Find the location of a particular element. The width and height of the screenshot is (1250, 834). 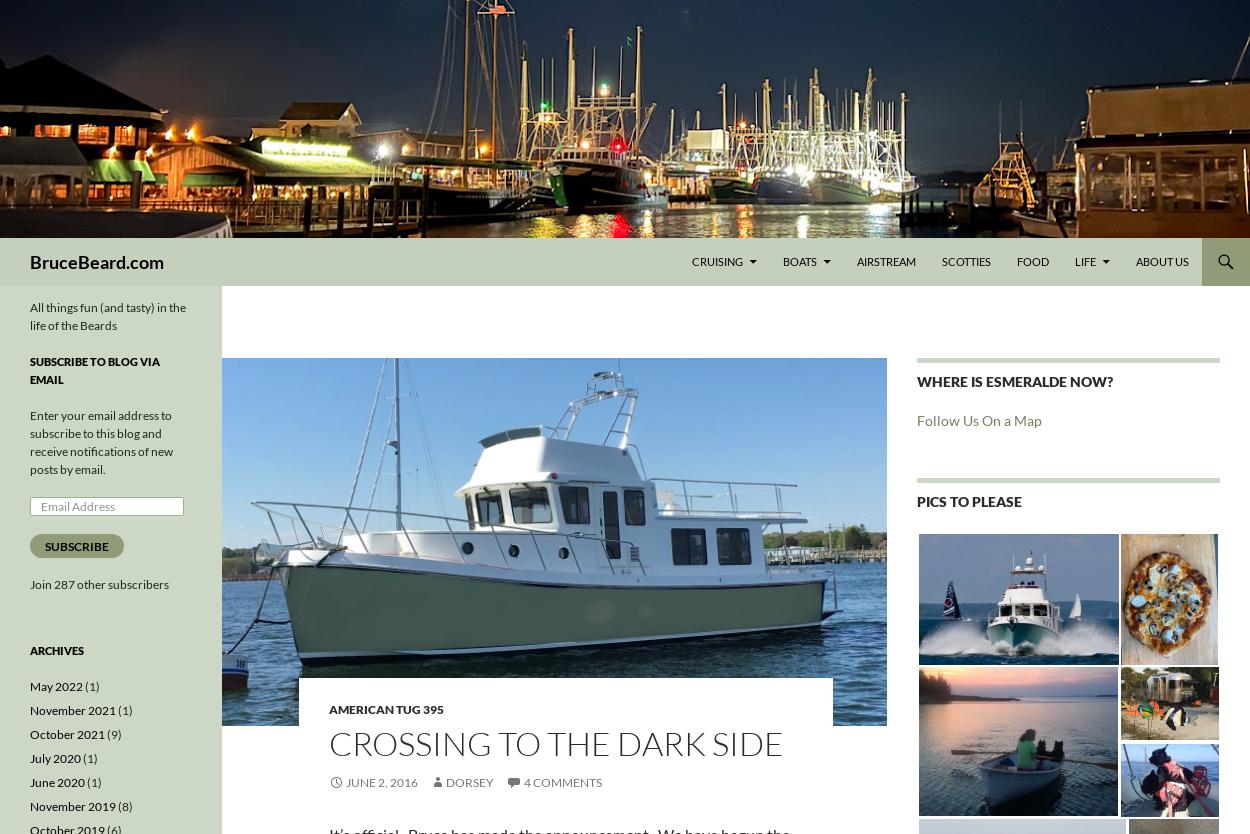

'Dorsey' is located at coordinates (468, 781).